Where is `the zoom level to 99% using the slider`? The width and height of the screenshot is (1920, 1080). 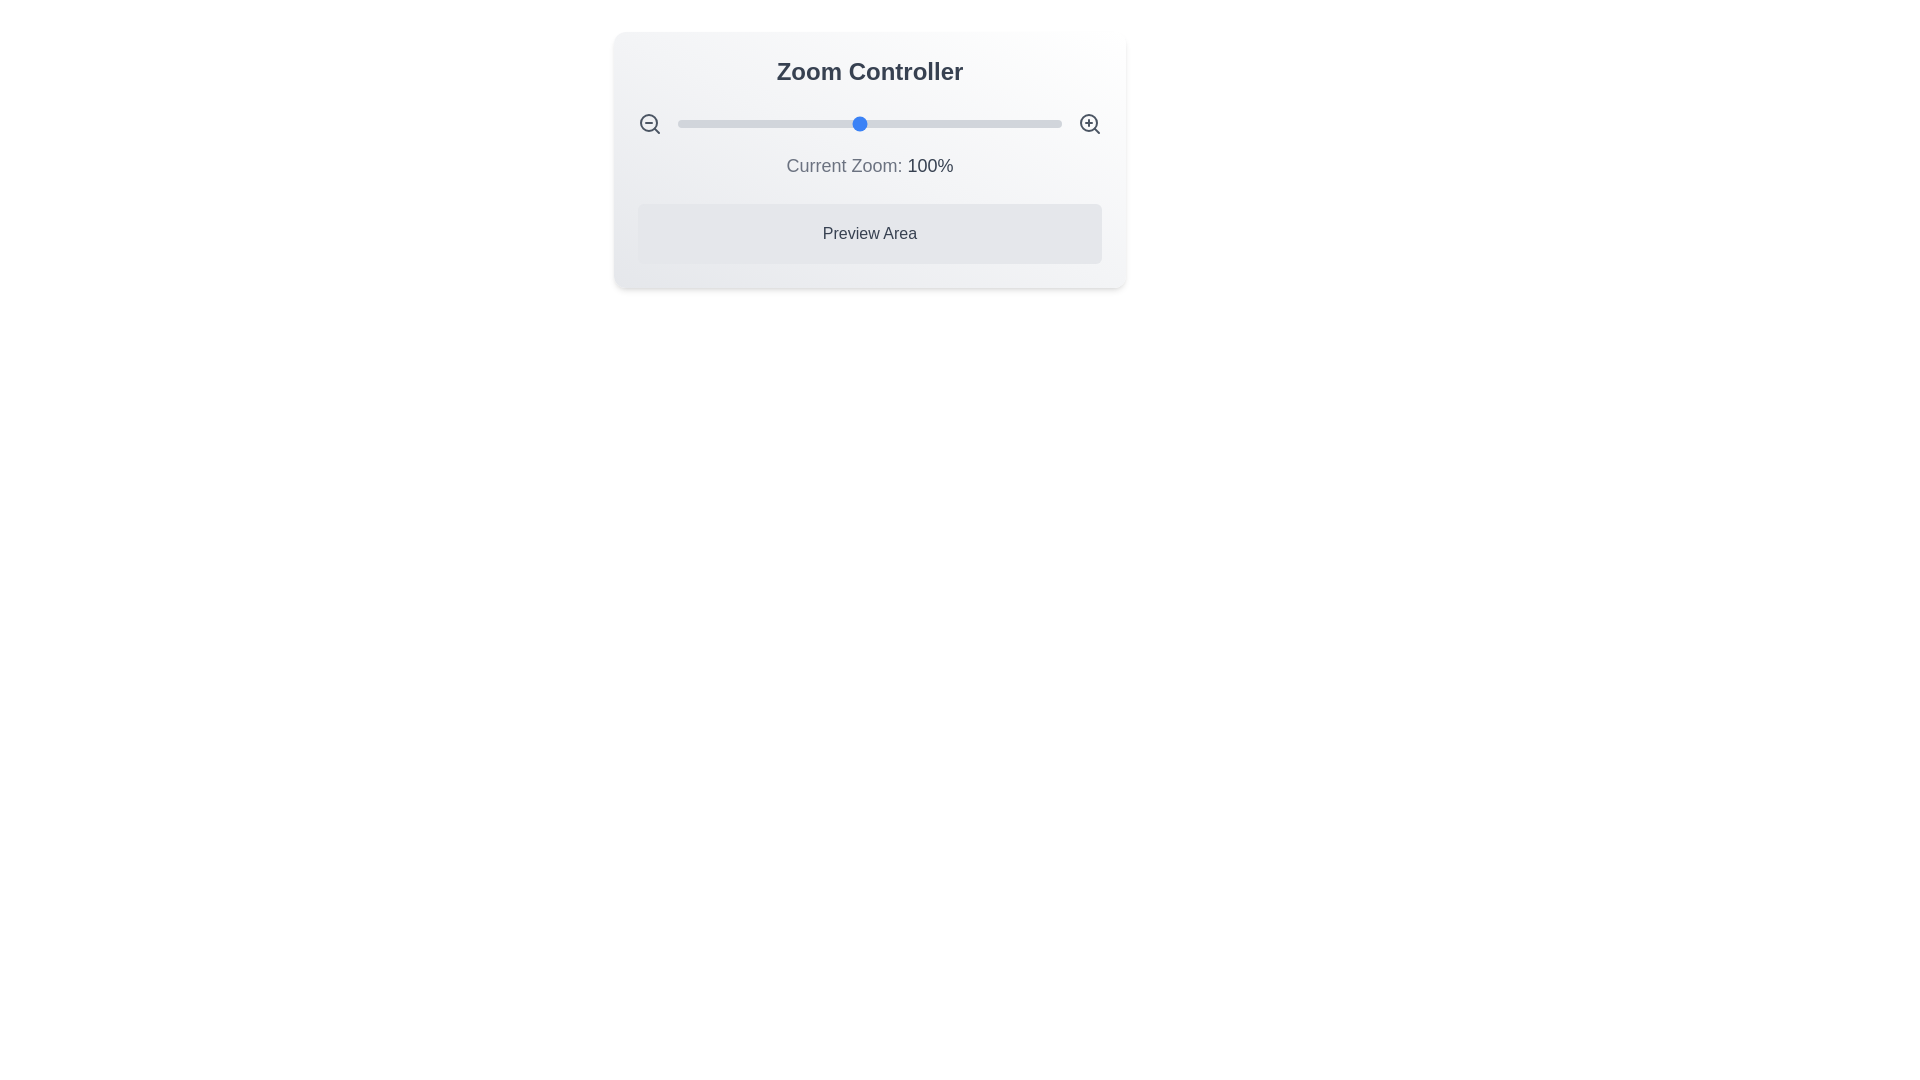
the zoom level to 99% using the slider is located at coordinates (857, 123).